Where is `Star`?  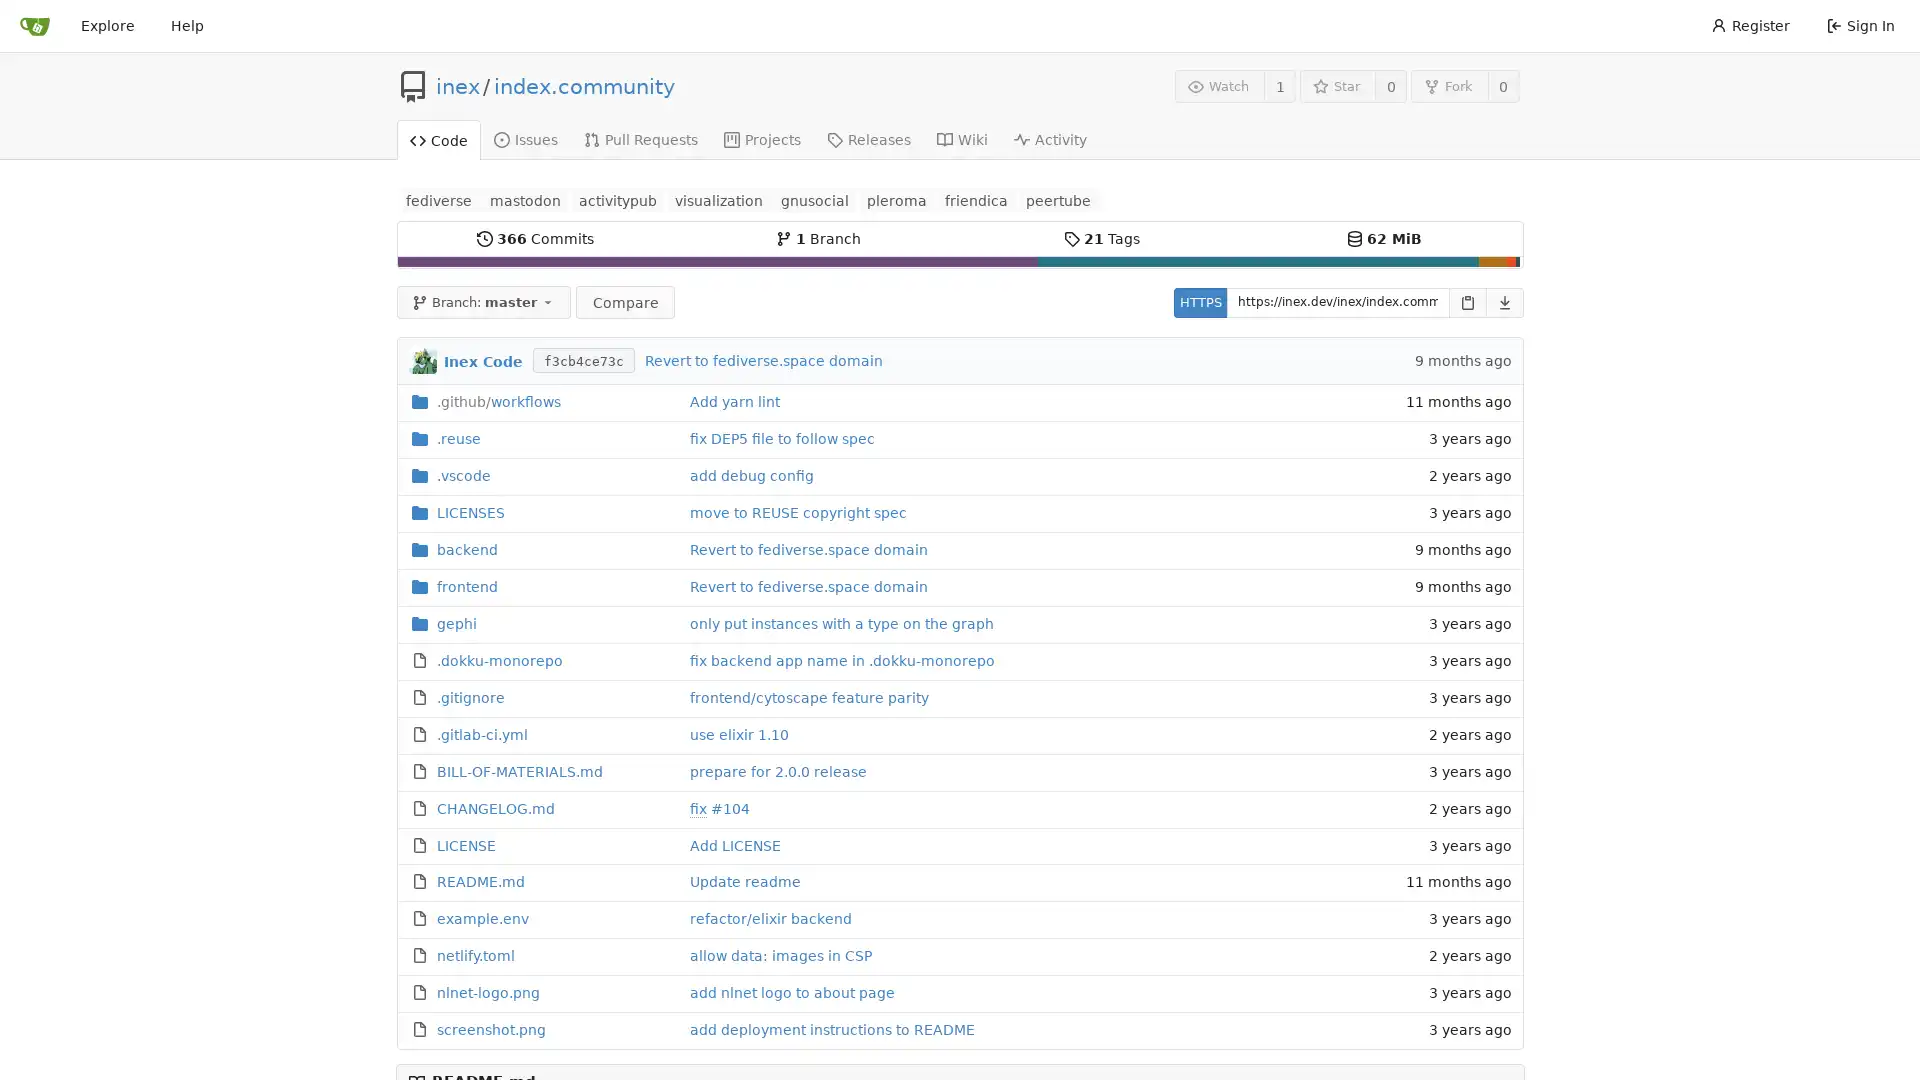 Star is located at coordinates (1337, 85).